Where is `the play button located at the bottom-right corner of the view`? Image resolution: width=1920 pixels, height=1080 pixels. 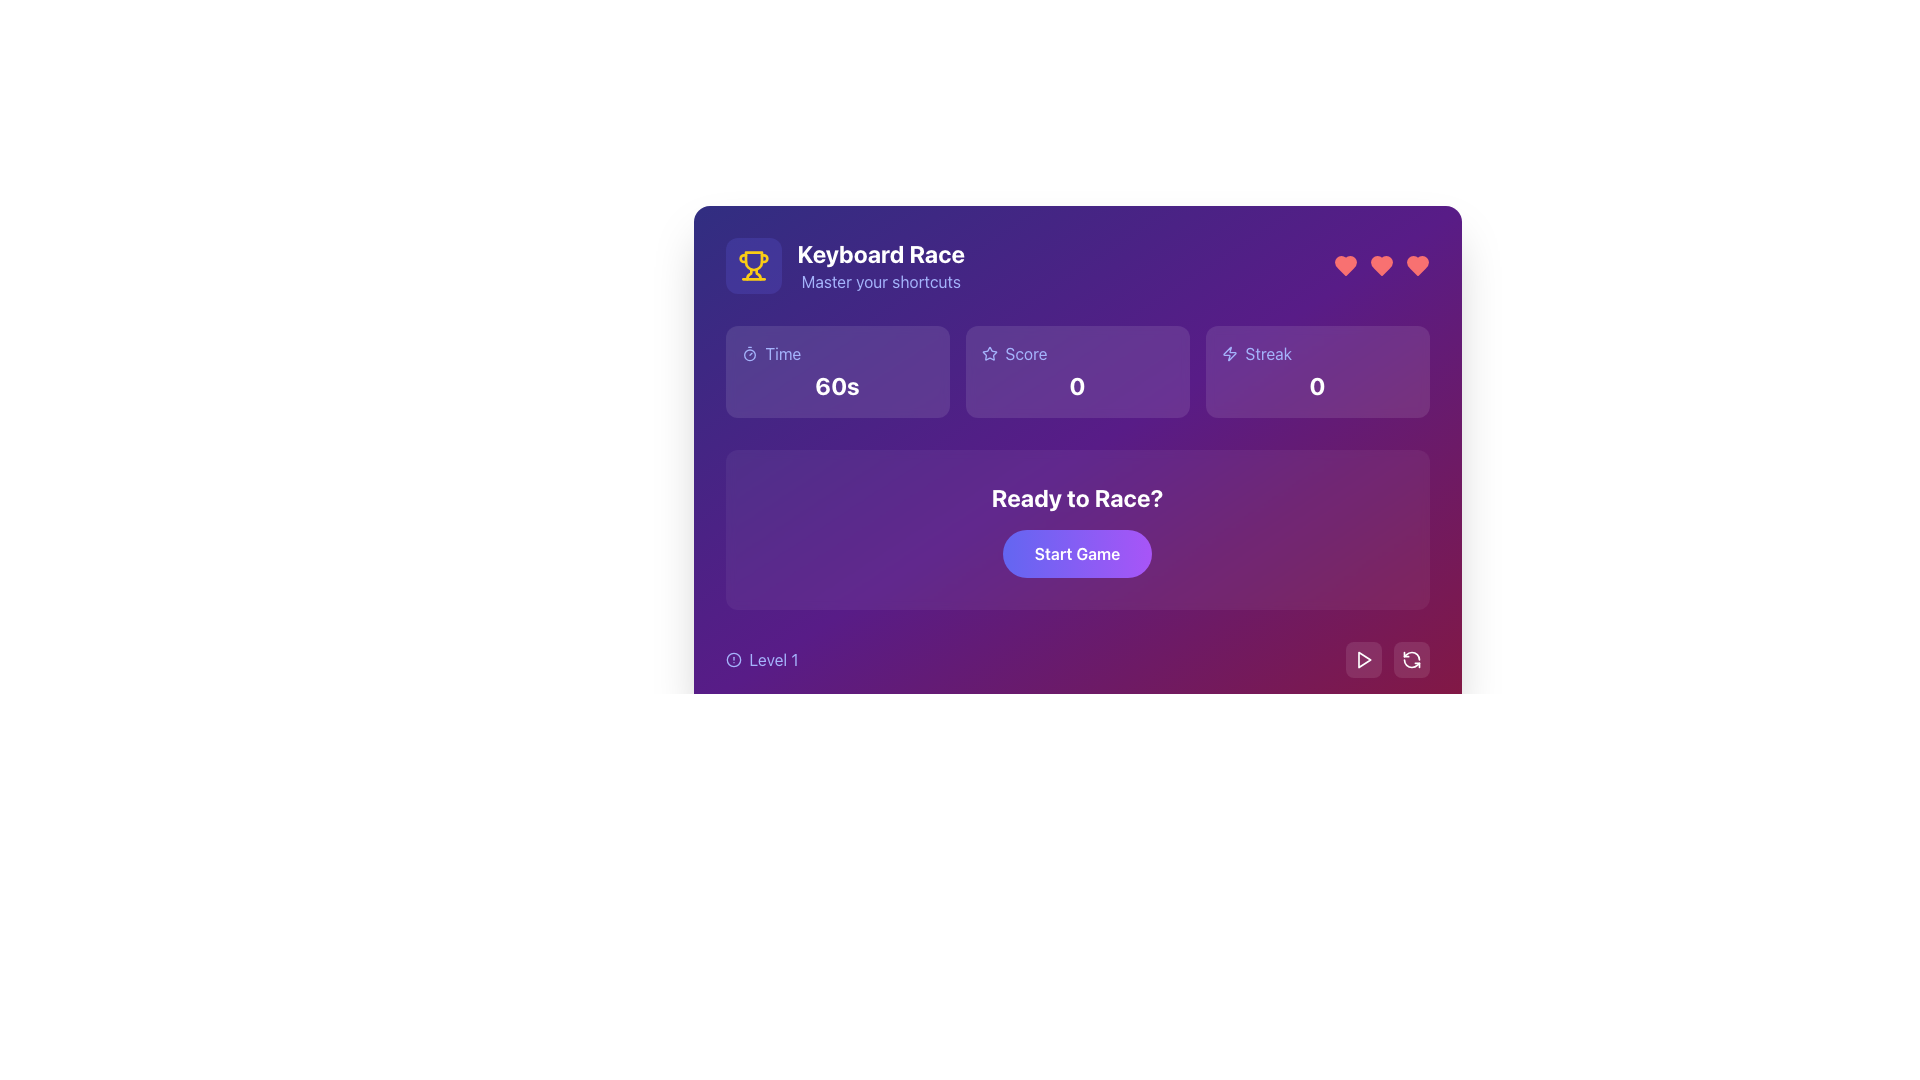
the play button located at the bottom-right corner of the view is located at coordinates (1362, 659).